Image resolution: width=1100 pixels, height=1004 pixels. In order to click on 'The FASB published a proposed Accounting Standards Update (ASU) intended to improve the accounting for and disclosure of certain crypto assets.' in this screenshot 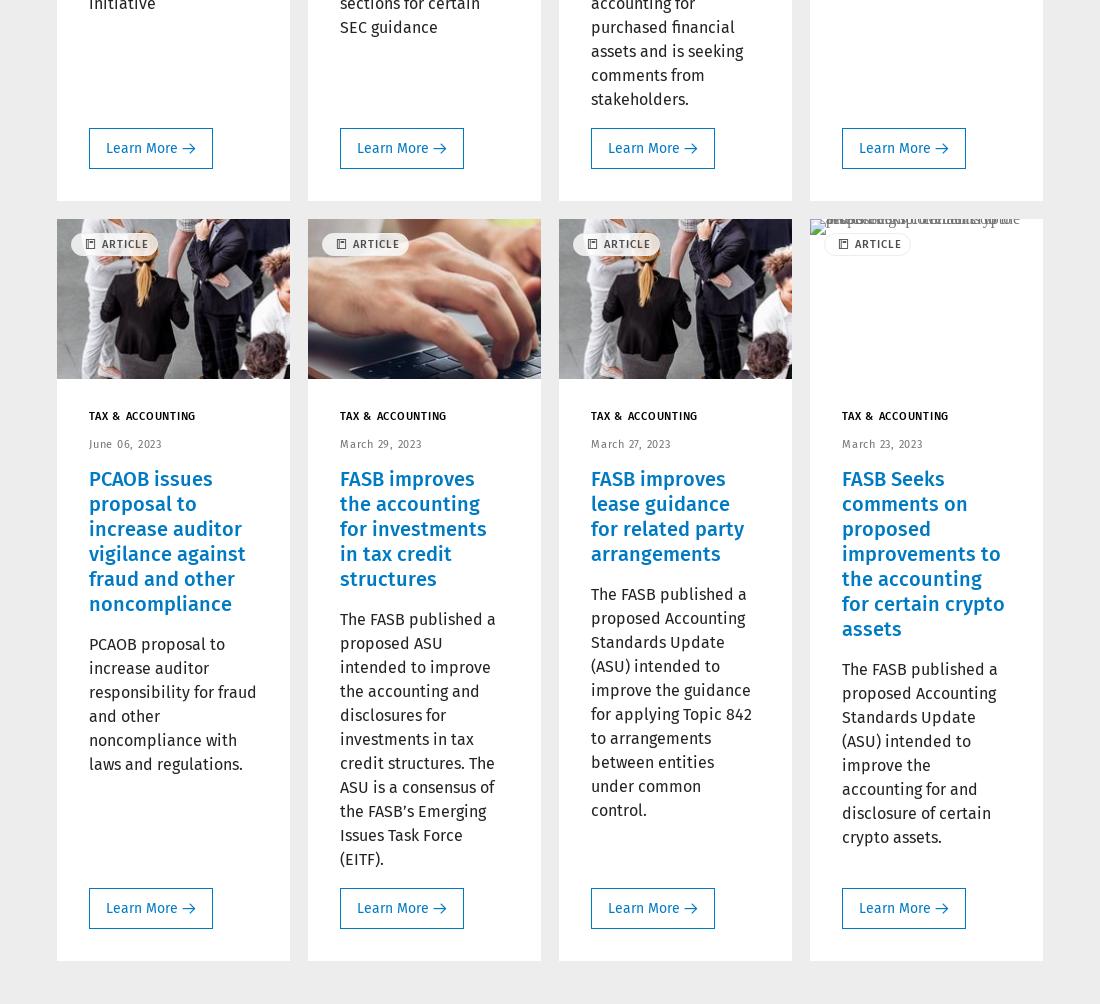, I will do `click(920, 751)`.